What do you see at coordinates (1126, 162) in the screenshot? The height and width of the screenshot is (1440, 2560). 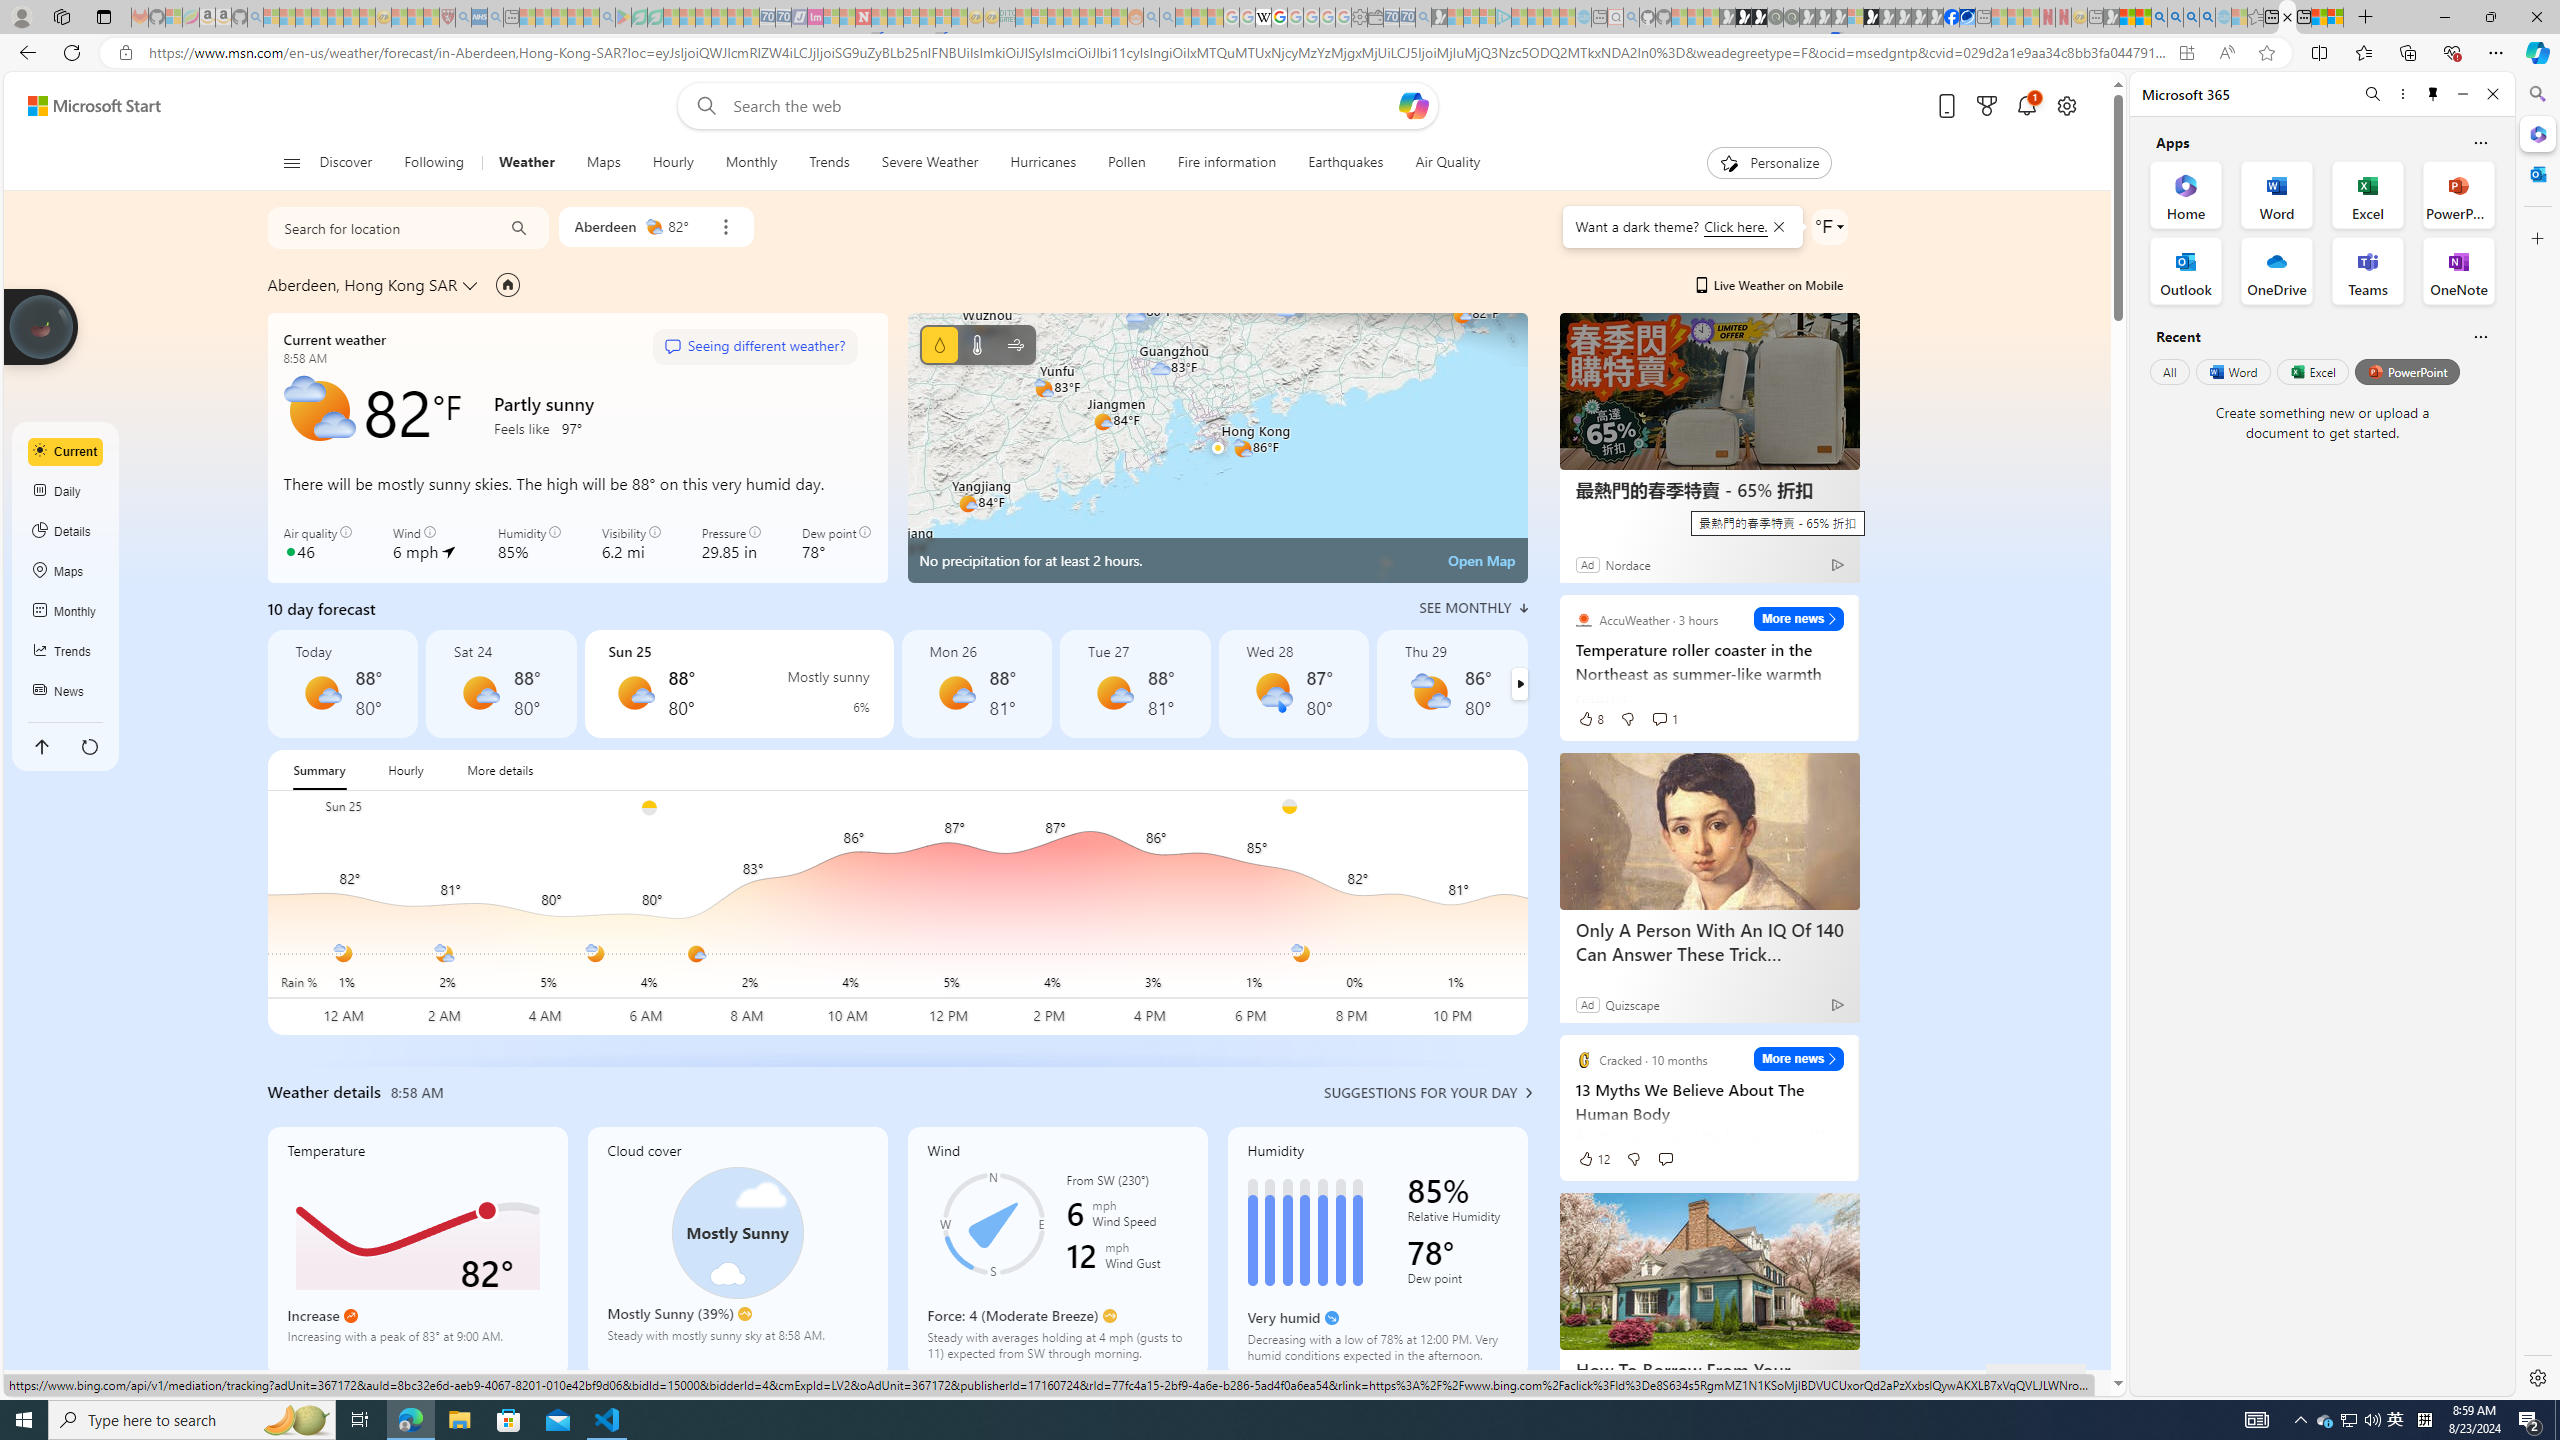 I see `'Pollen'` at bounding box center [1126, 162].